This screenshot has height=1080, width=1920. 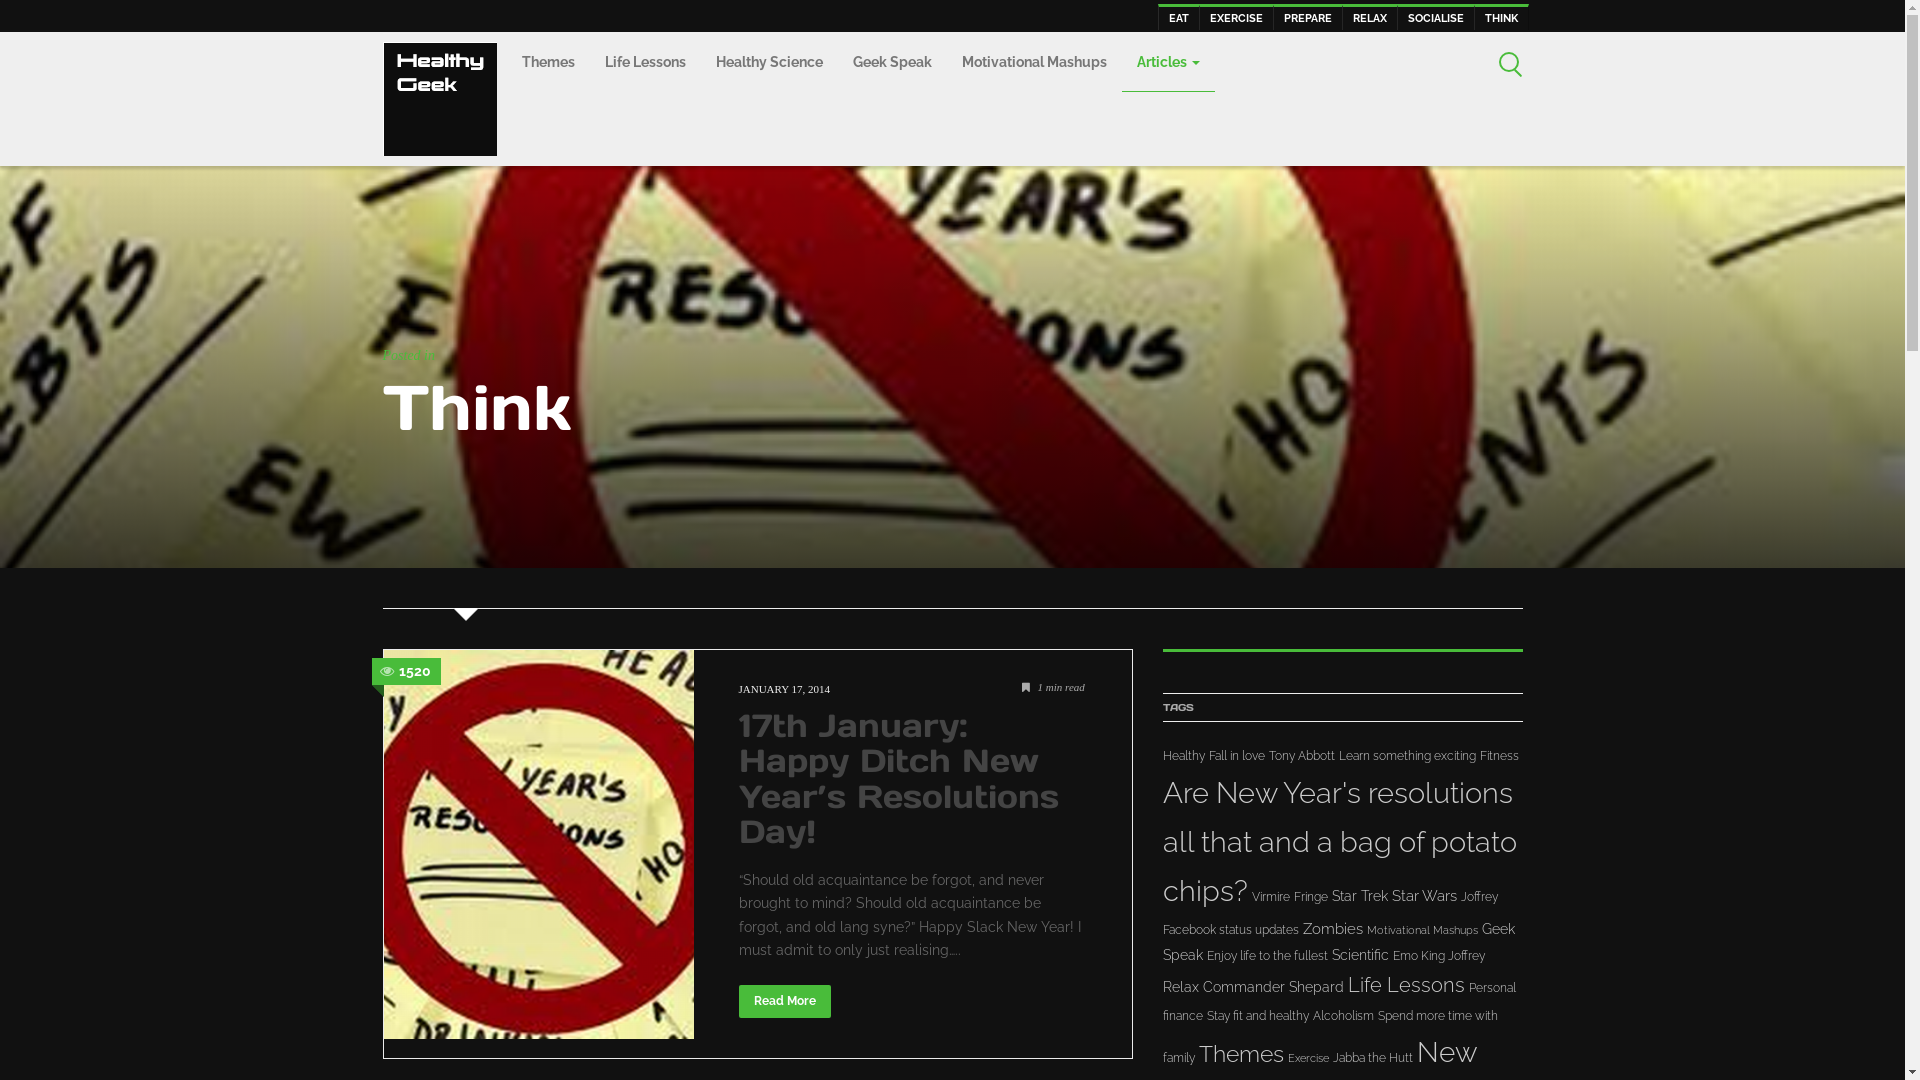 I want to click on 'Read More', so click(x=737, y=999).